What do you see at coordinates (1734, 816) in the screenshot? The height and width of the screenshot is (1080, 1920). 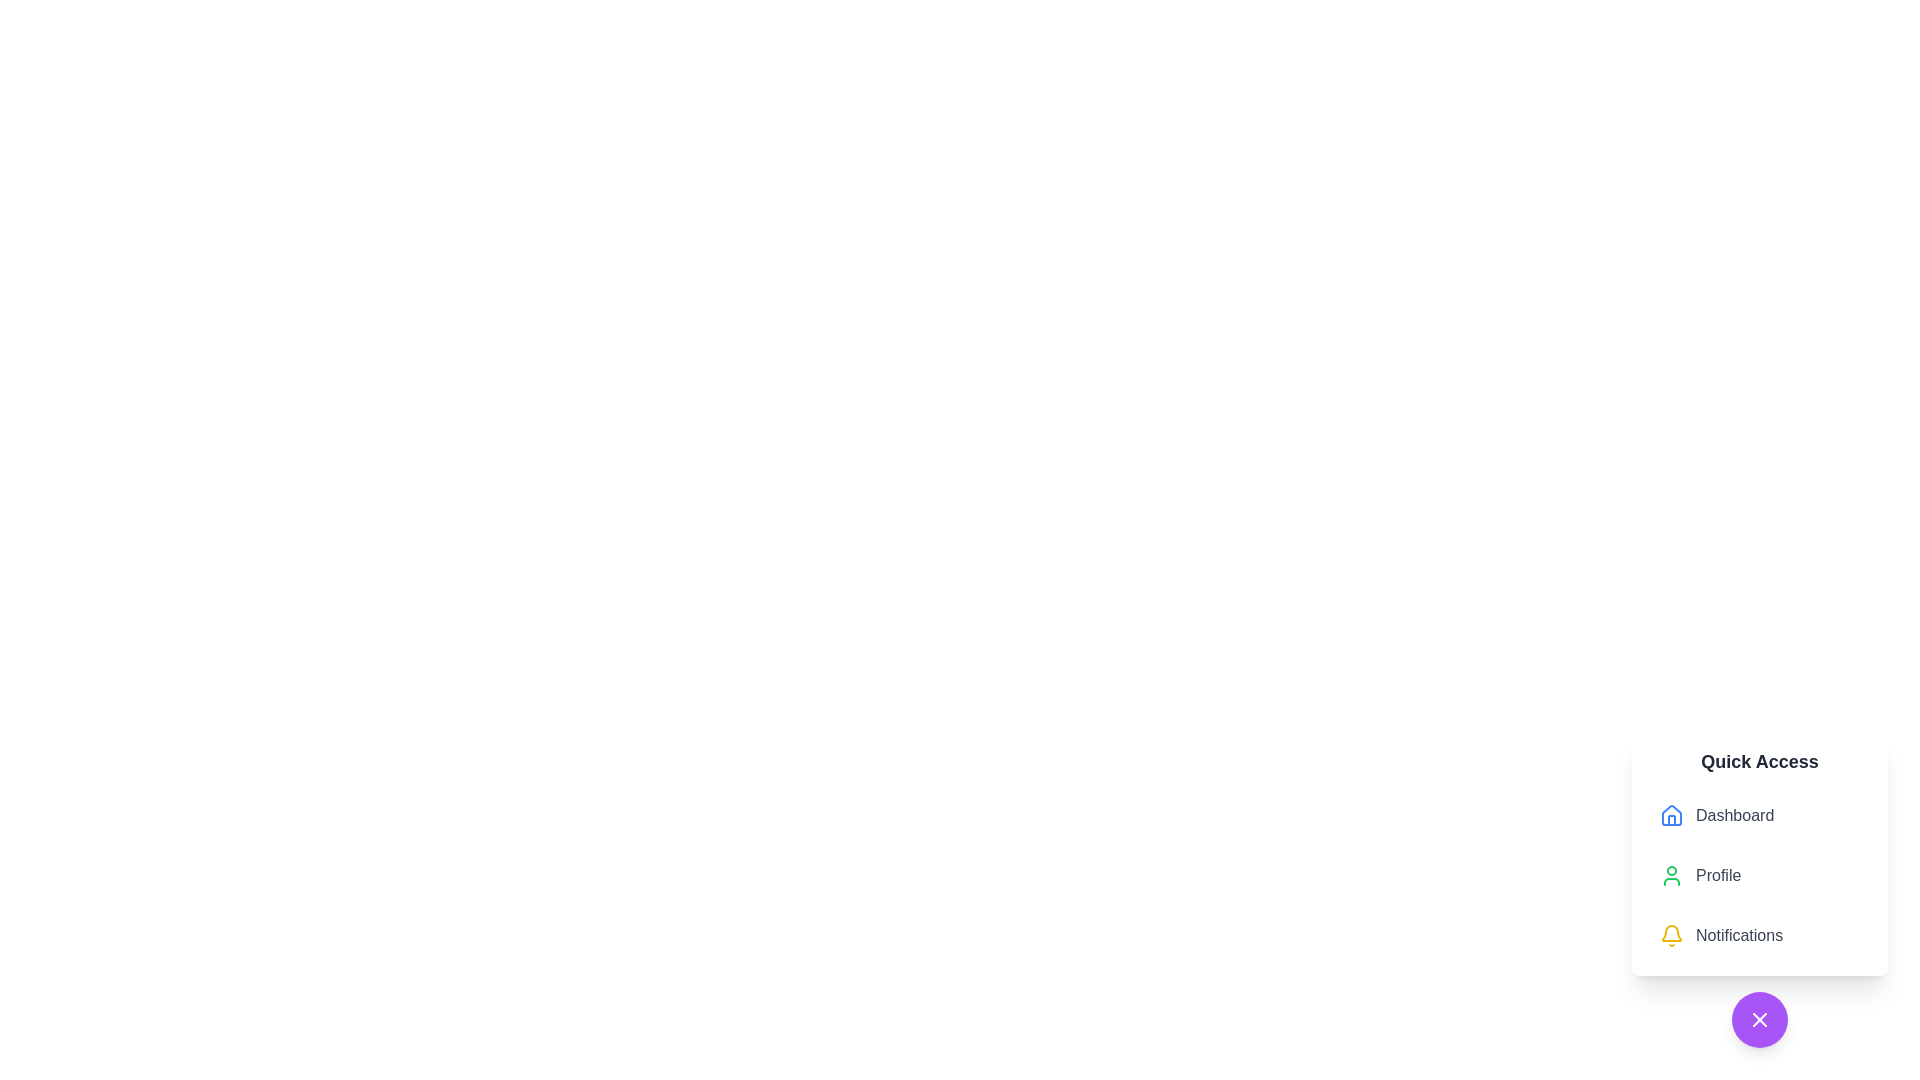 I see `text label 'Dashboard' that is styled with a gray font and is located within the vertical menu under 'Quick Access', positioned to the right of a blue house-shaped icon` at bounding box center [1734, 816].